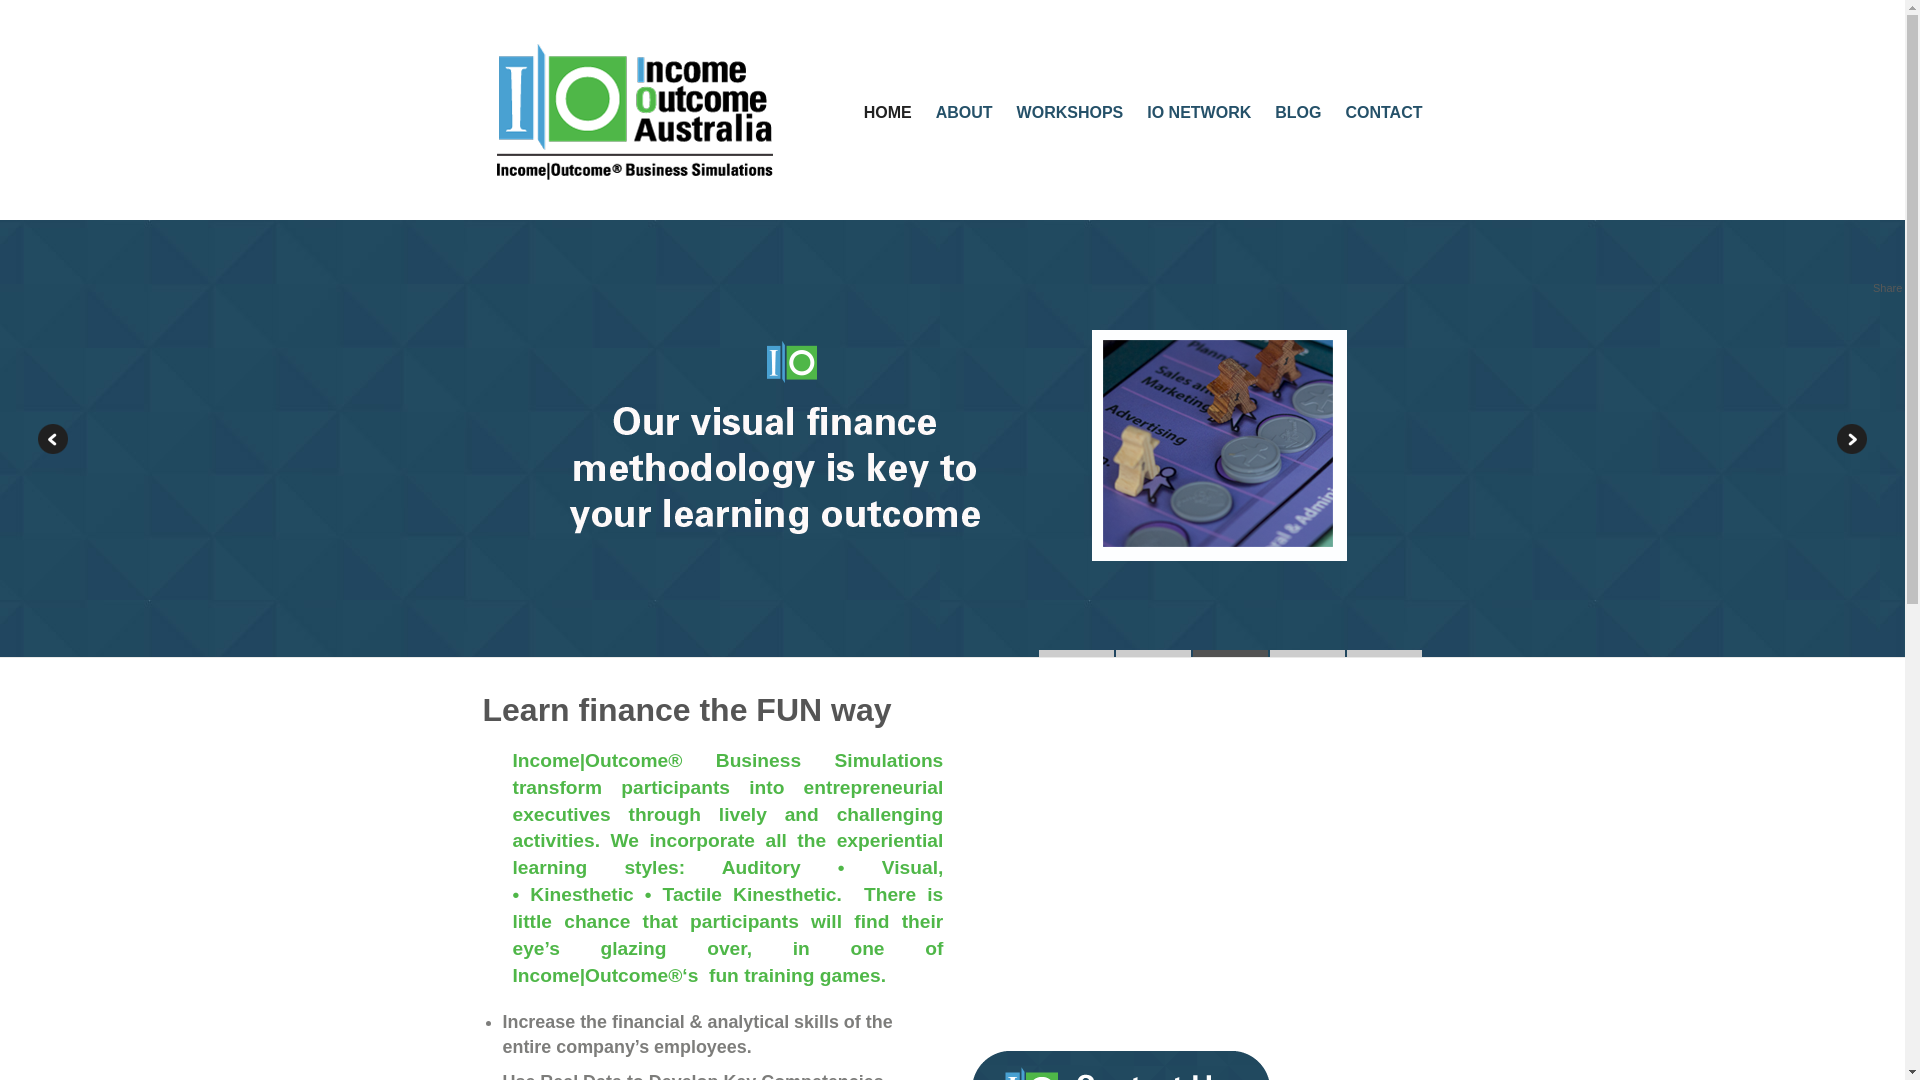  Describe the element at coordinates (1344, 112) in the screenshot. I see `'CONTACT'` at that location.